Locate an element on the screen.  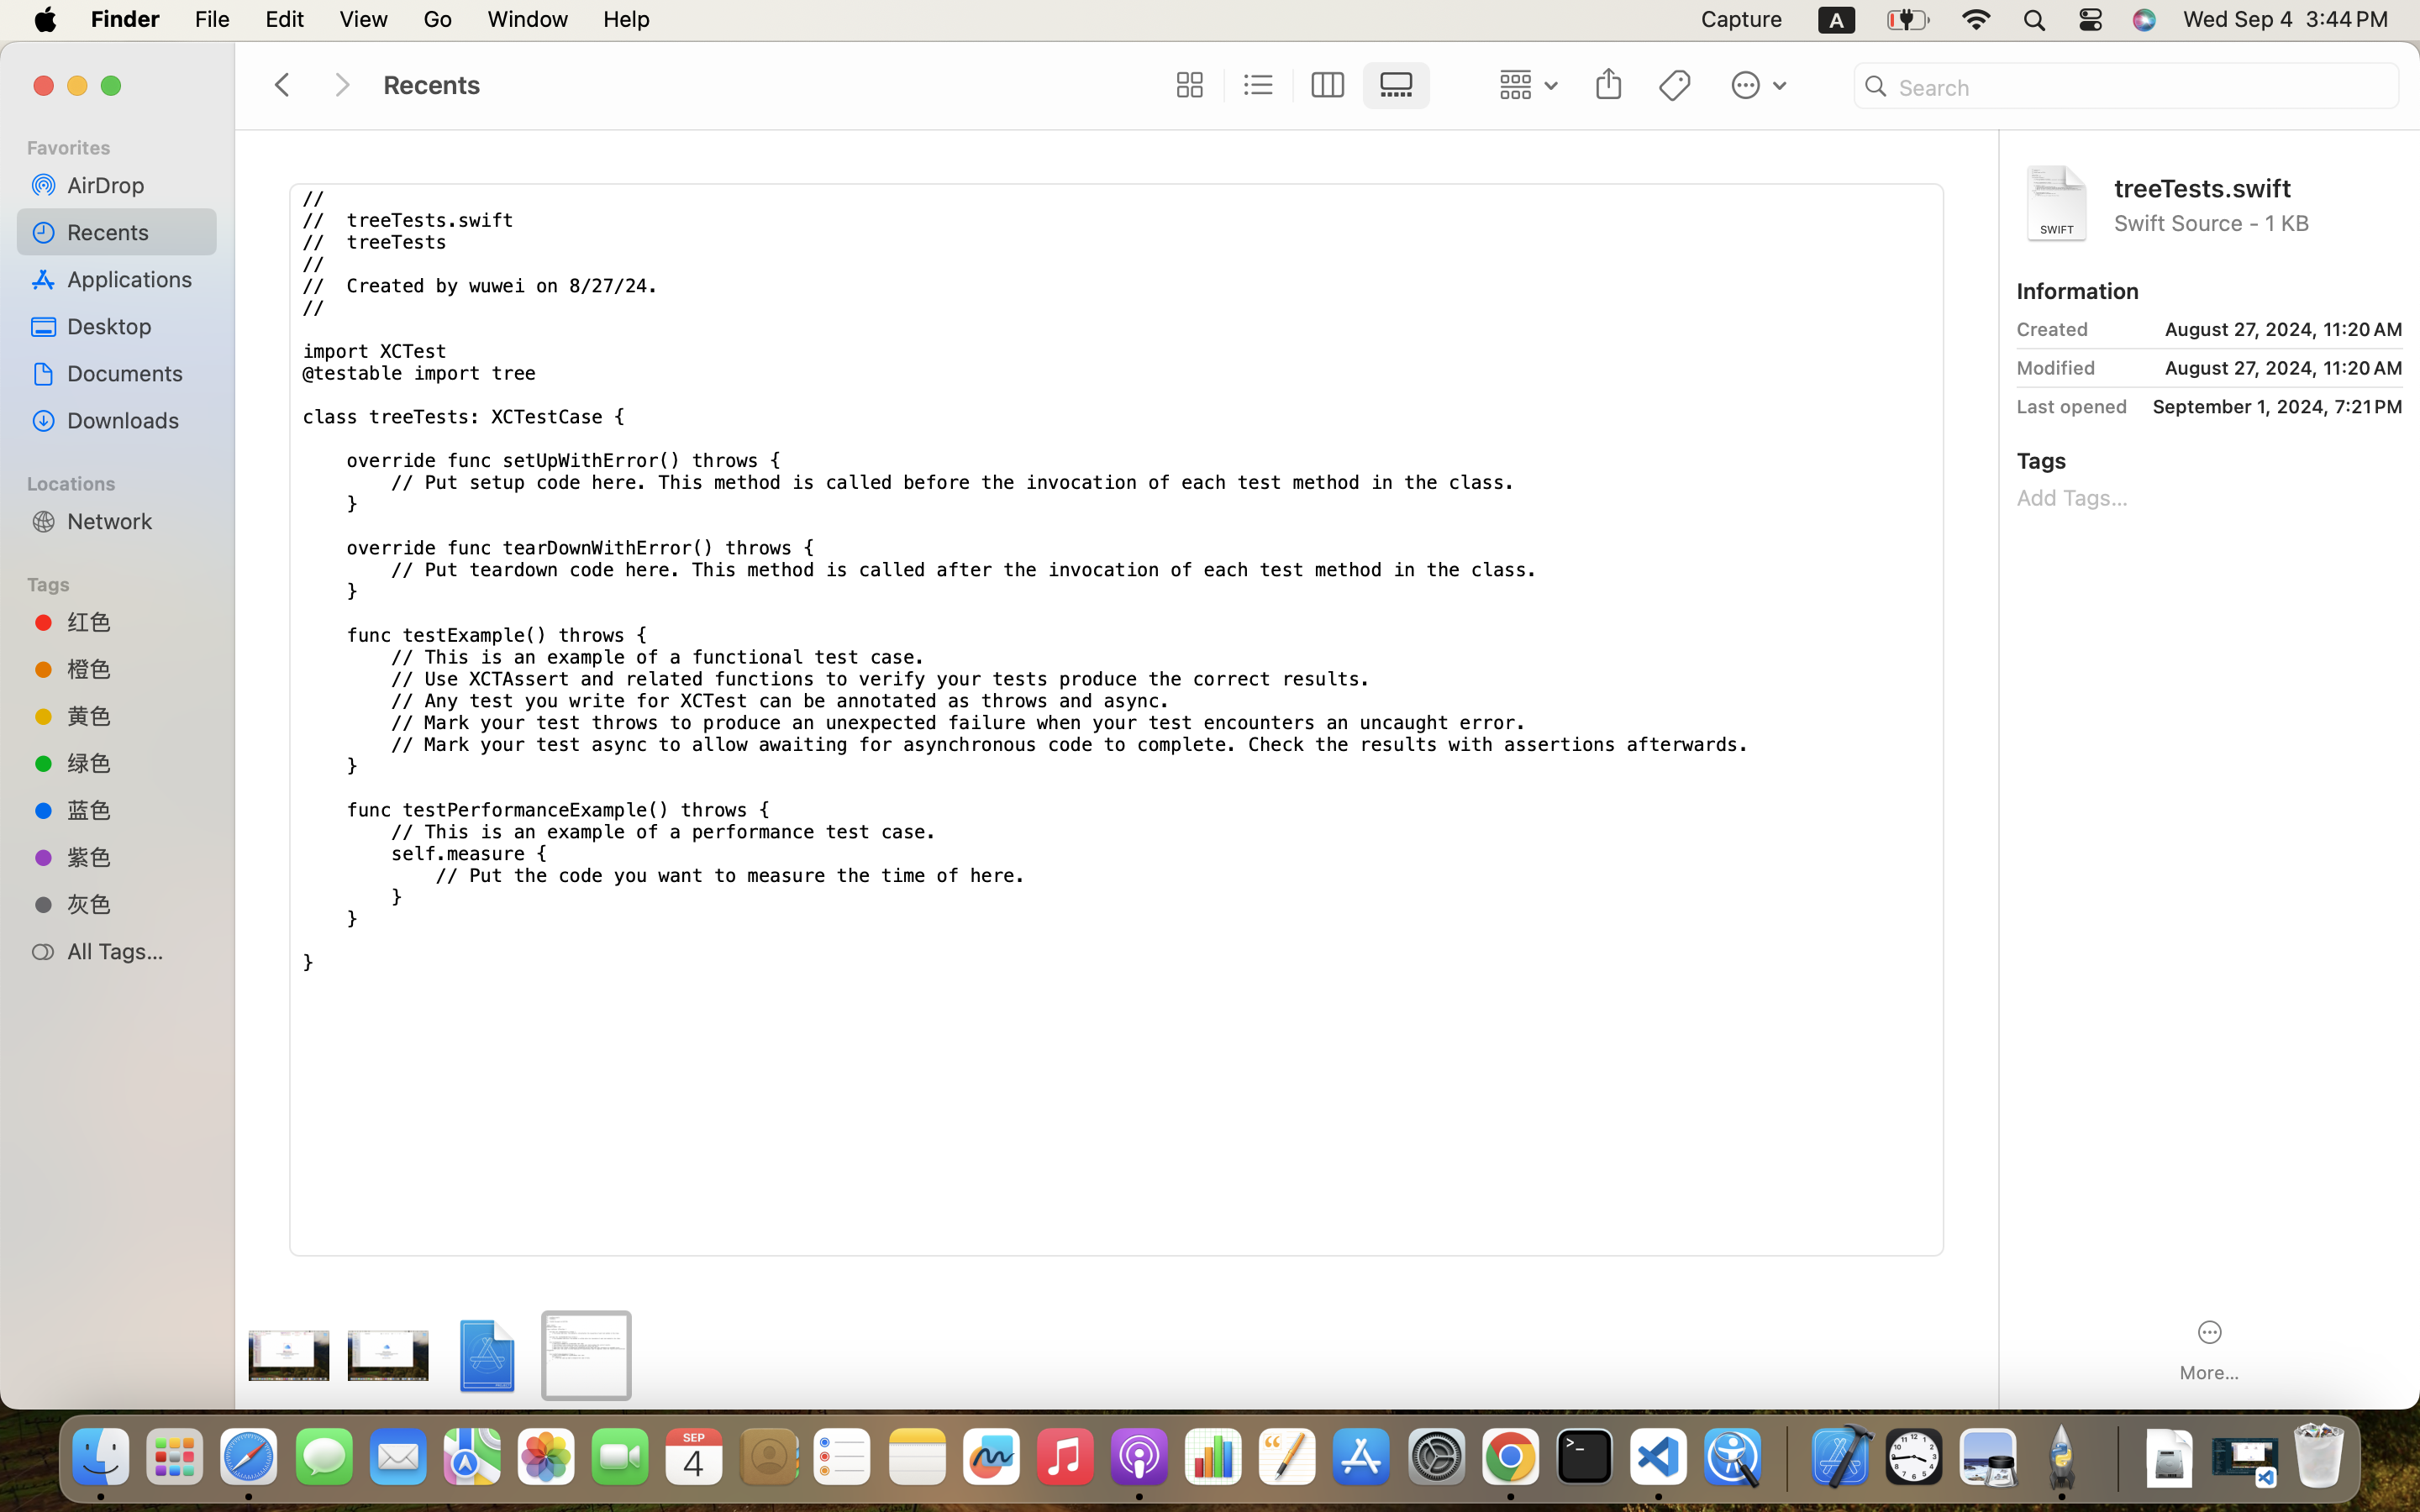
'Locations' is located at coordinates (125, 480).